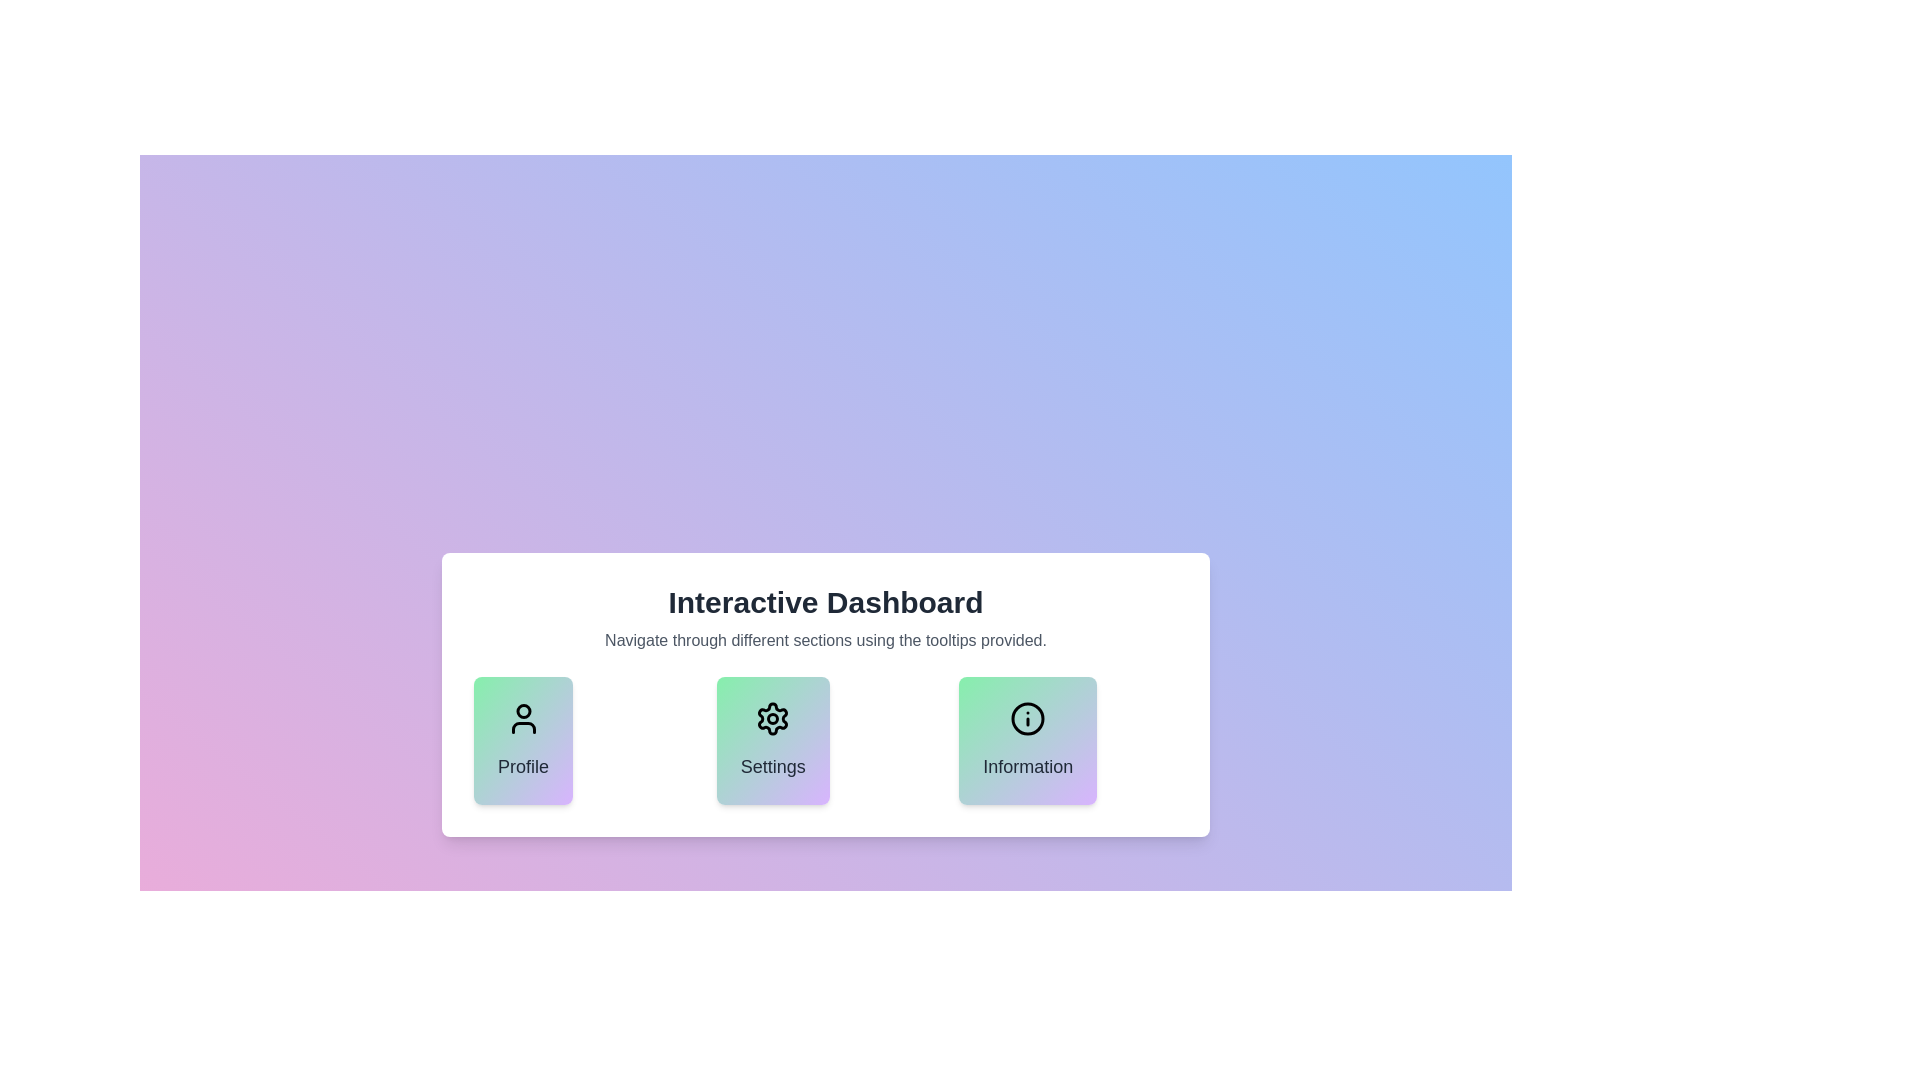 The width and height of the screenshot is (1920, 1080). I want to click on the descriptive text element reading 'Navigate through different sections using the tooltips provided.' which is located directly below the bold title 'Interactive Dashboard.', so click(825, 640).